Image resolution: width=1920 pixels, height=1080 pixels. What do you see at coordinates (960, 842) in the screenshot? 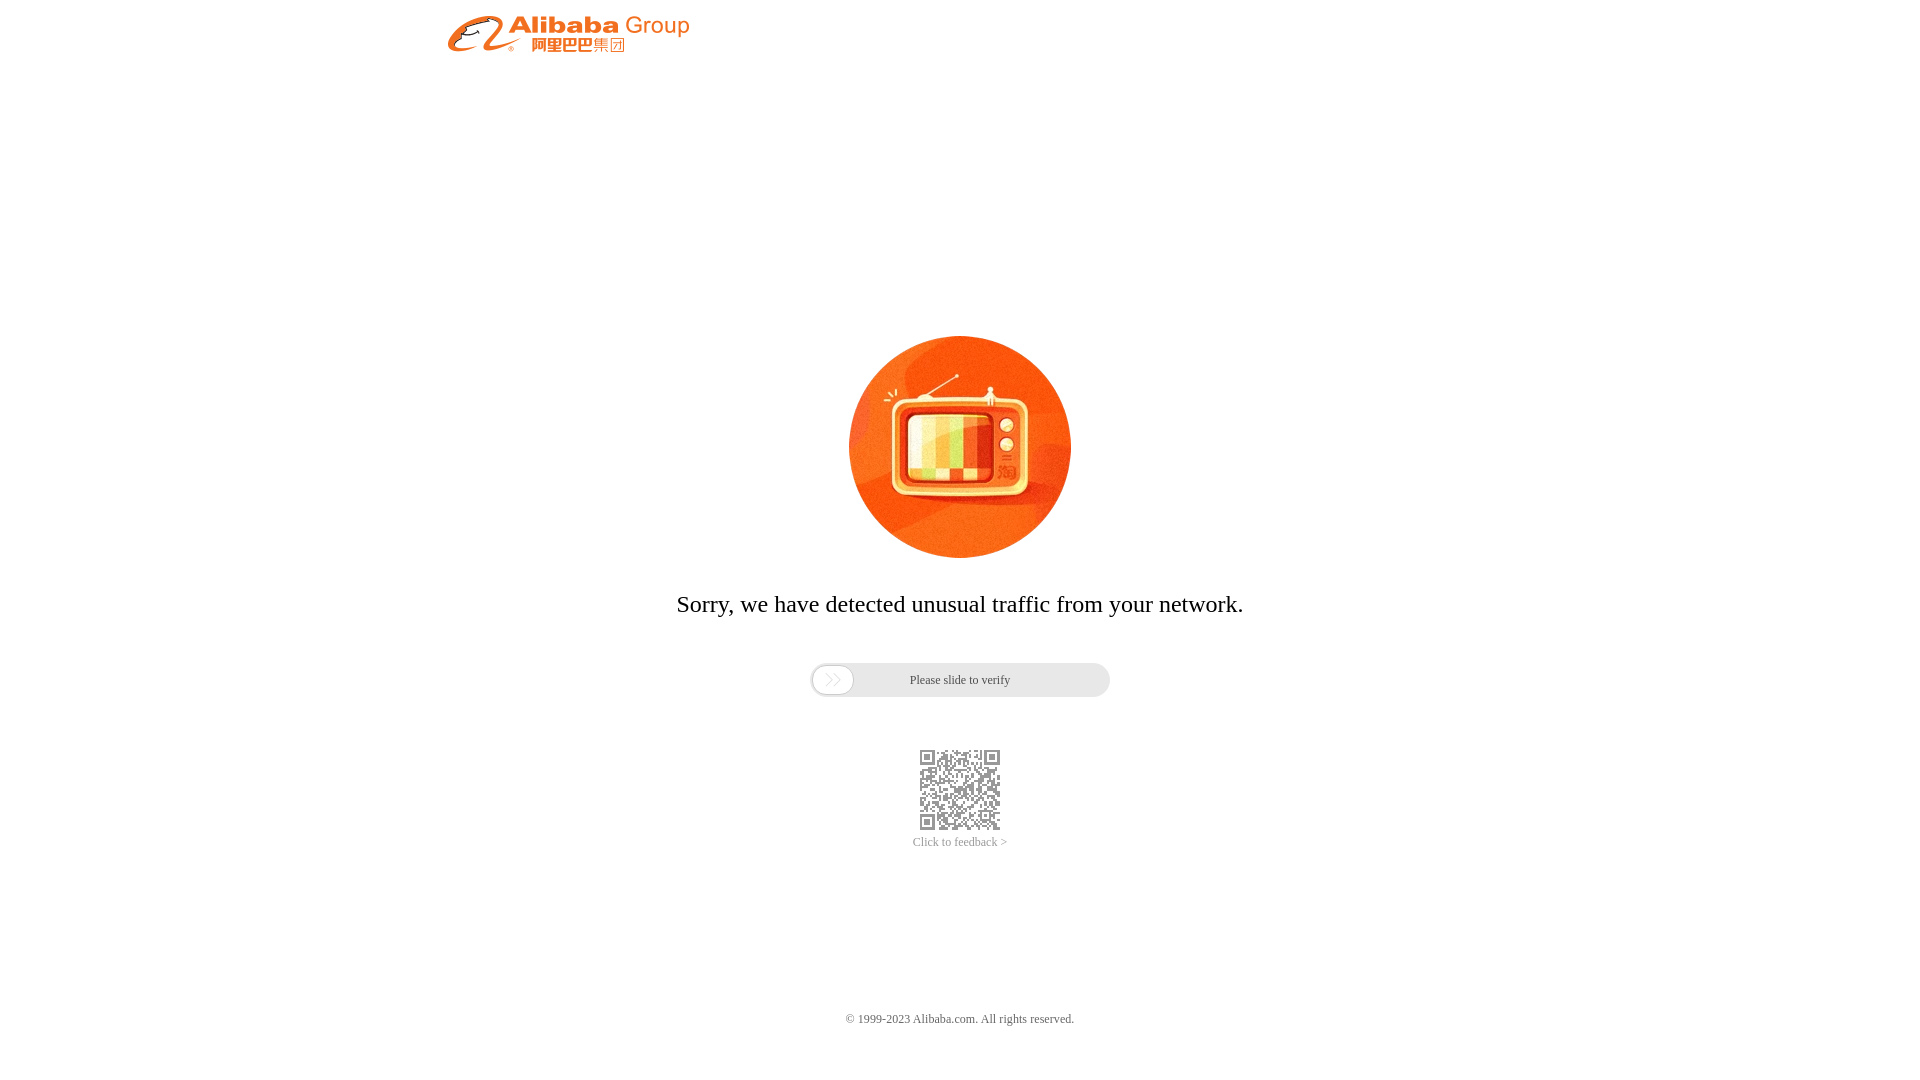
I see `'Click to feedback >'` at bounding box center [960, 842].